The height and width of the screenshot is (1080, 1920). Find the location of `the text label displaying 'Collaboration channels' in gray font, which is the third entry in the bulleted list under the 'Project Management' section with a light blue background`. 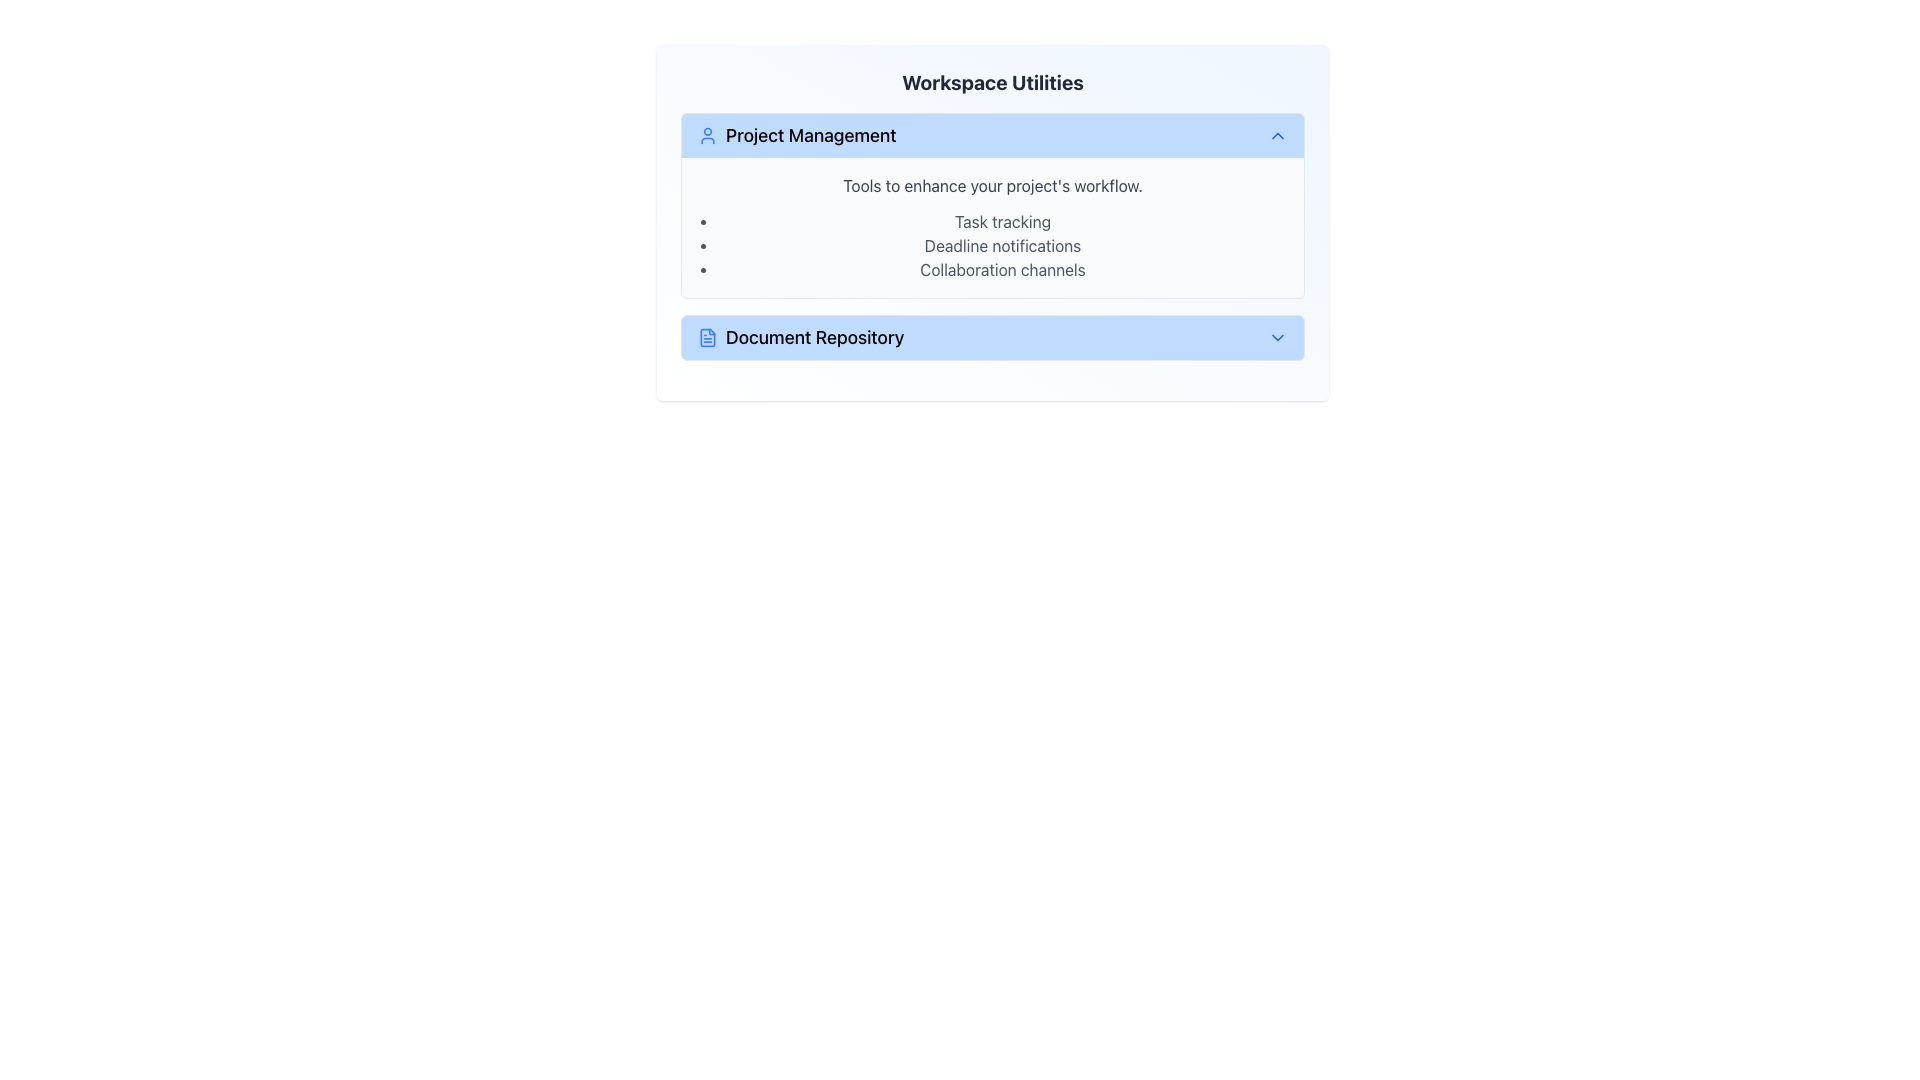

the text label displaying 'Collaboration channels' in gray font, which is the third entry in the bulleted list under the 'Project Management' section with a light blue background is located at coordinates (1003, 270).